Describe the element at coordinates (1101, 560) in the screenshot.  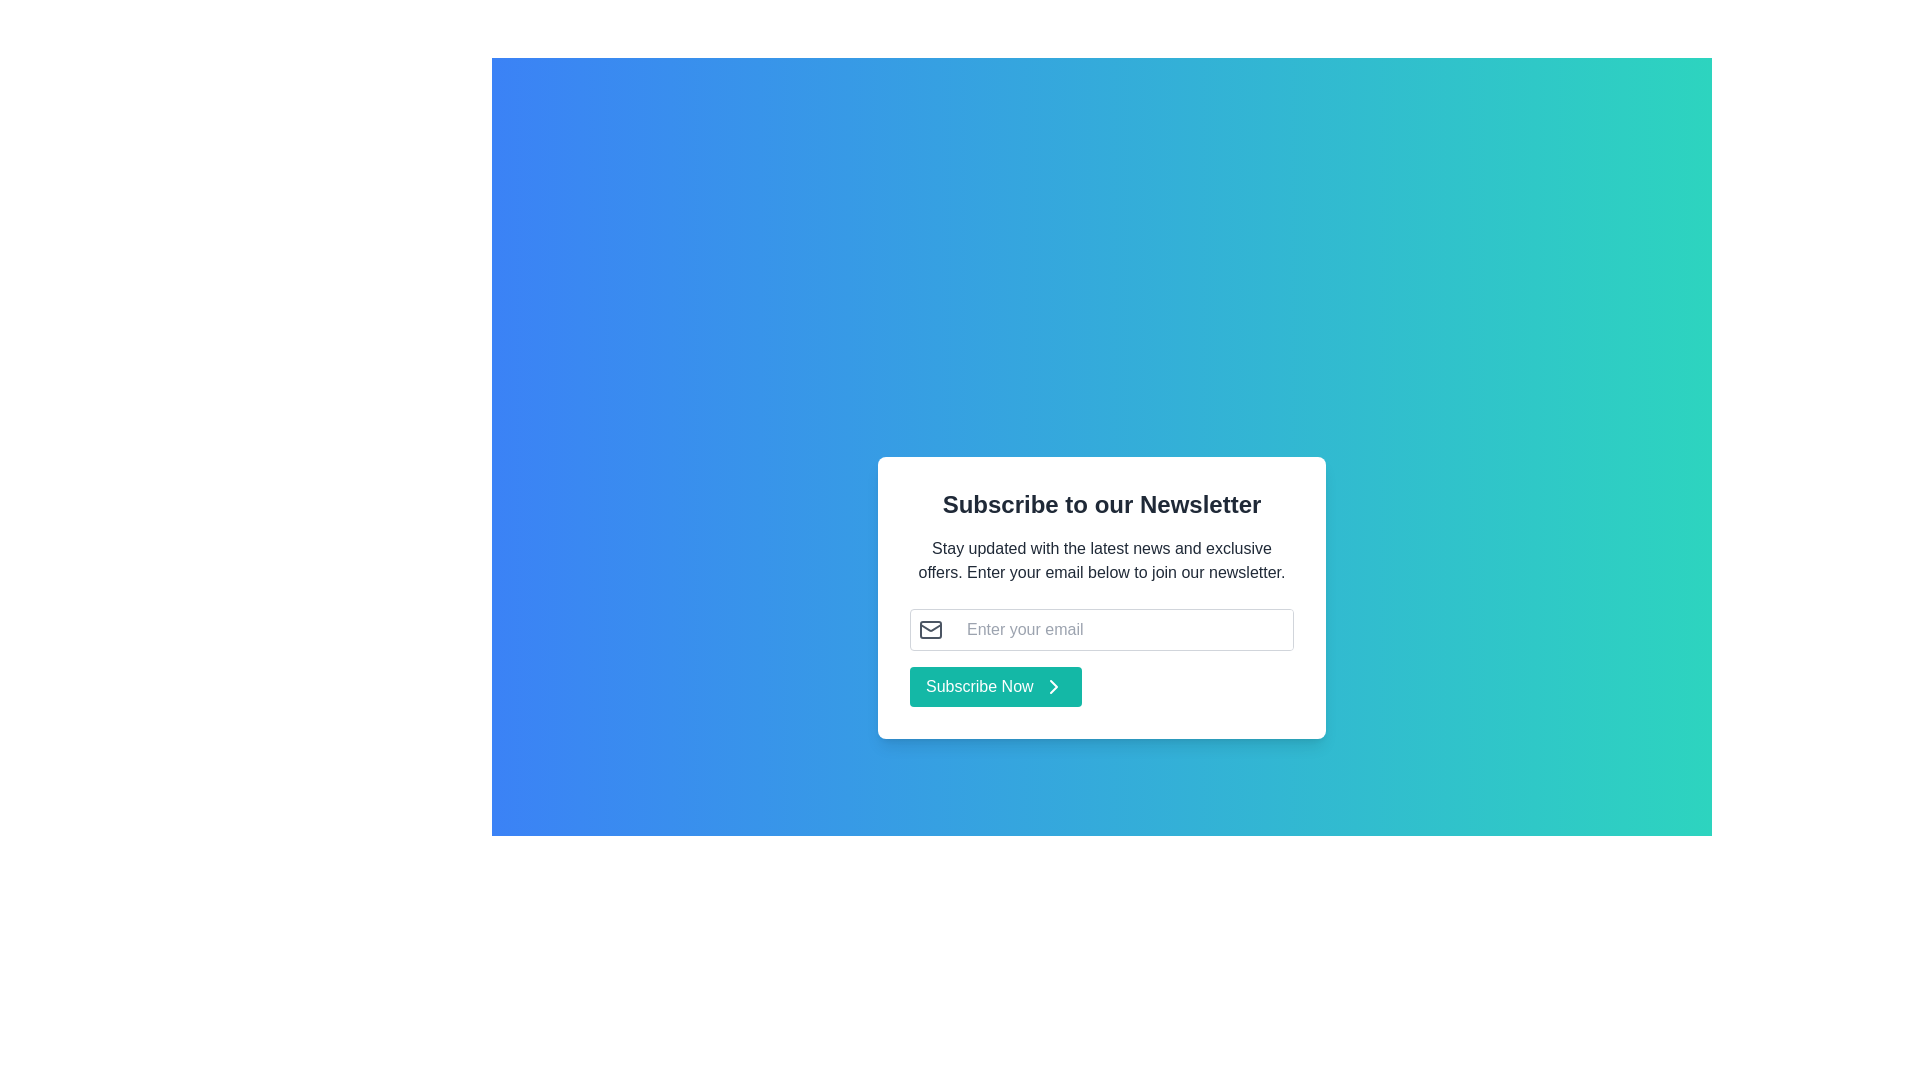
I see `the newsletter subscription message text, which is styled with a gray font on a white background and located within the subscription box below the title 'Subscribe to our Newsletter'` at that location.